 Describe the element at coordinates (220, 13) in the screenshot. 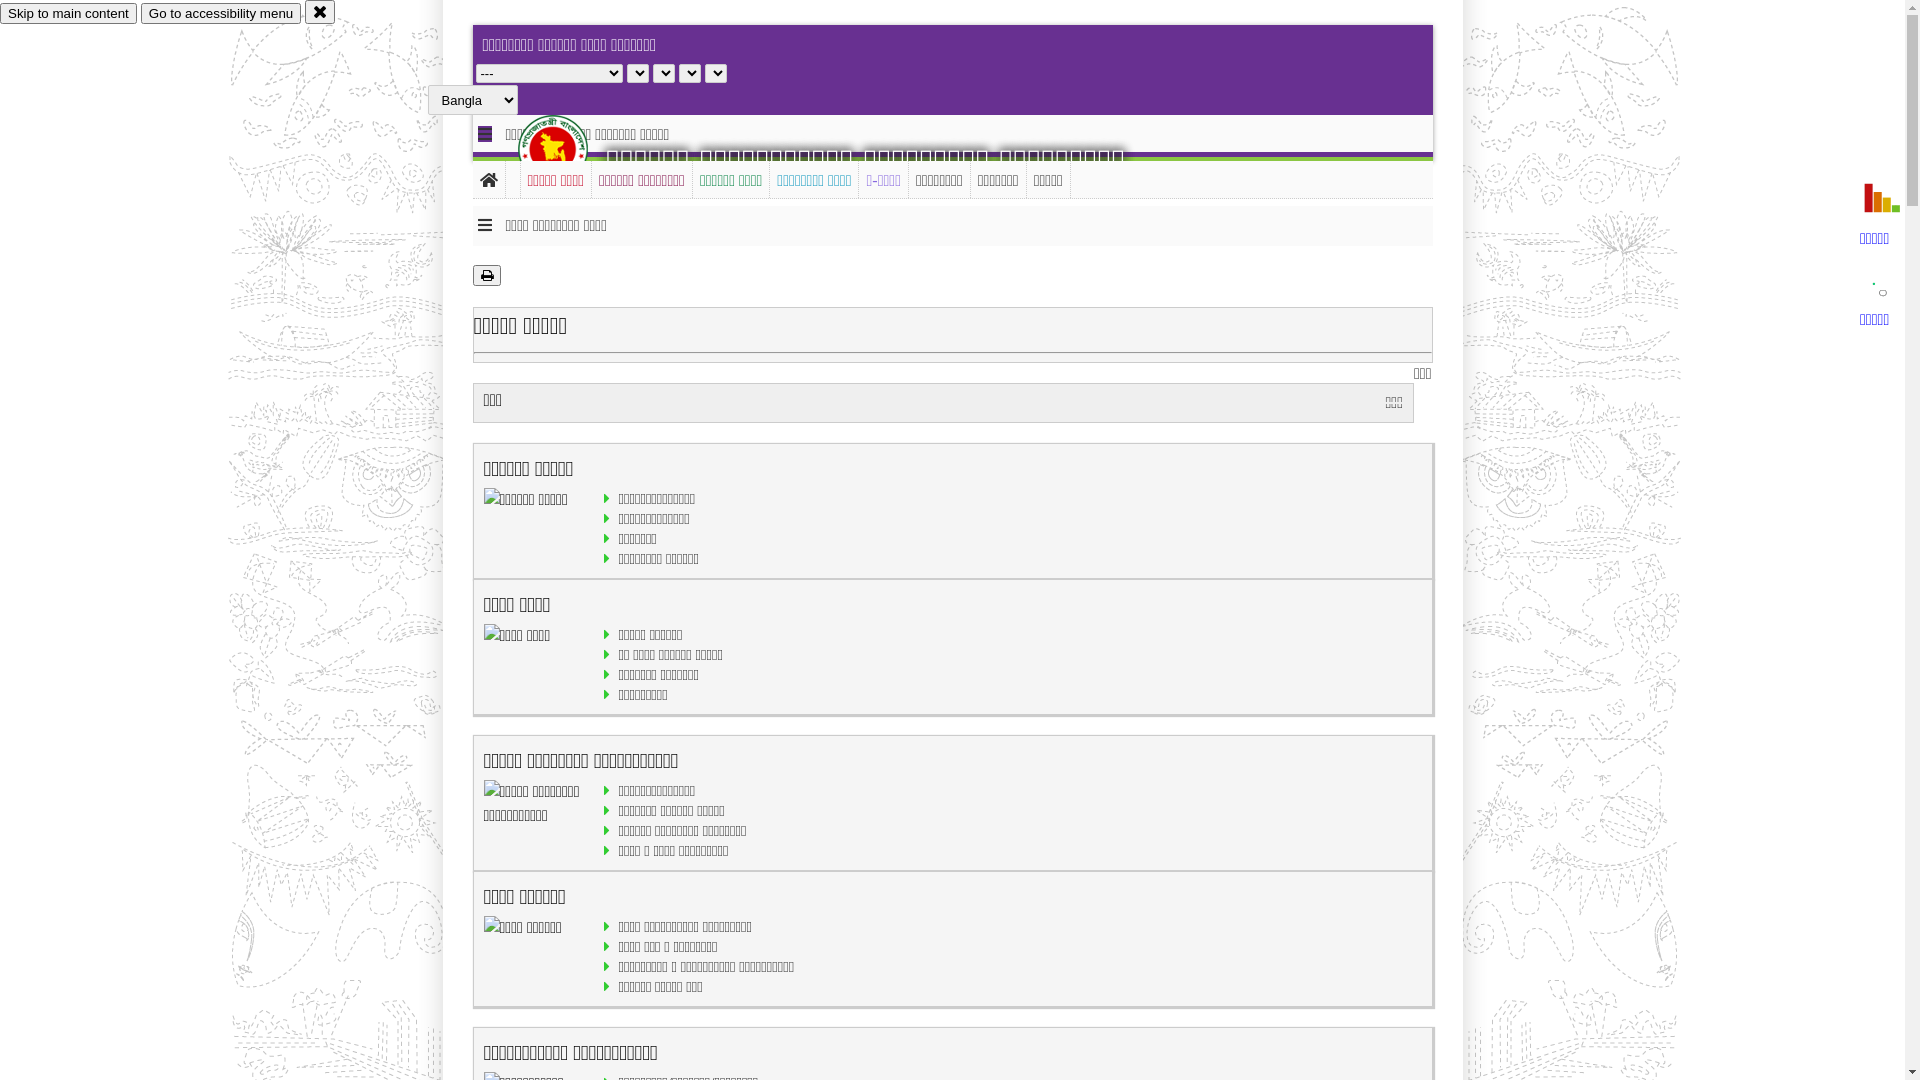

I see `'Go to accessibility menu'` at that location.